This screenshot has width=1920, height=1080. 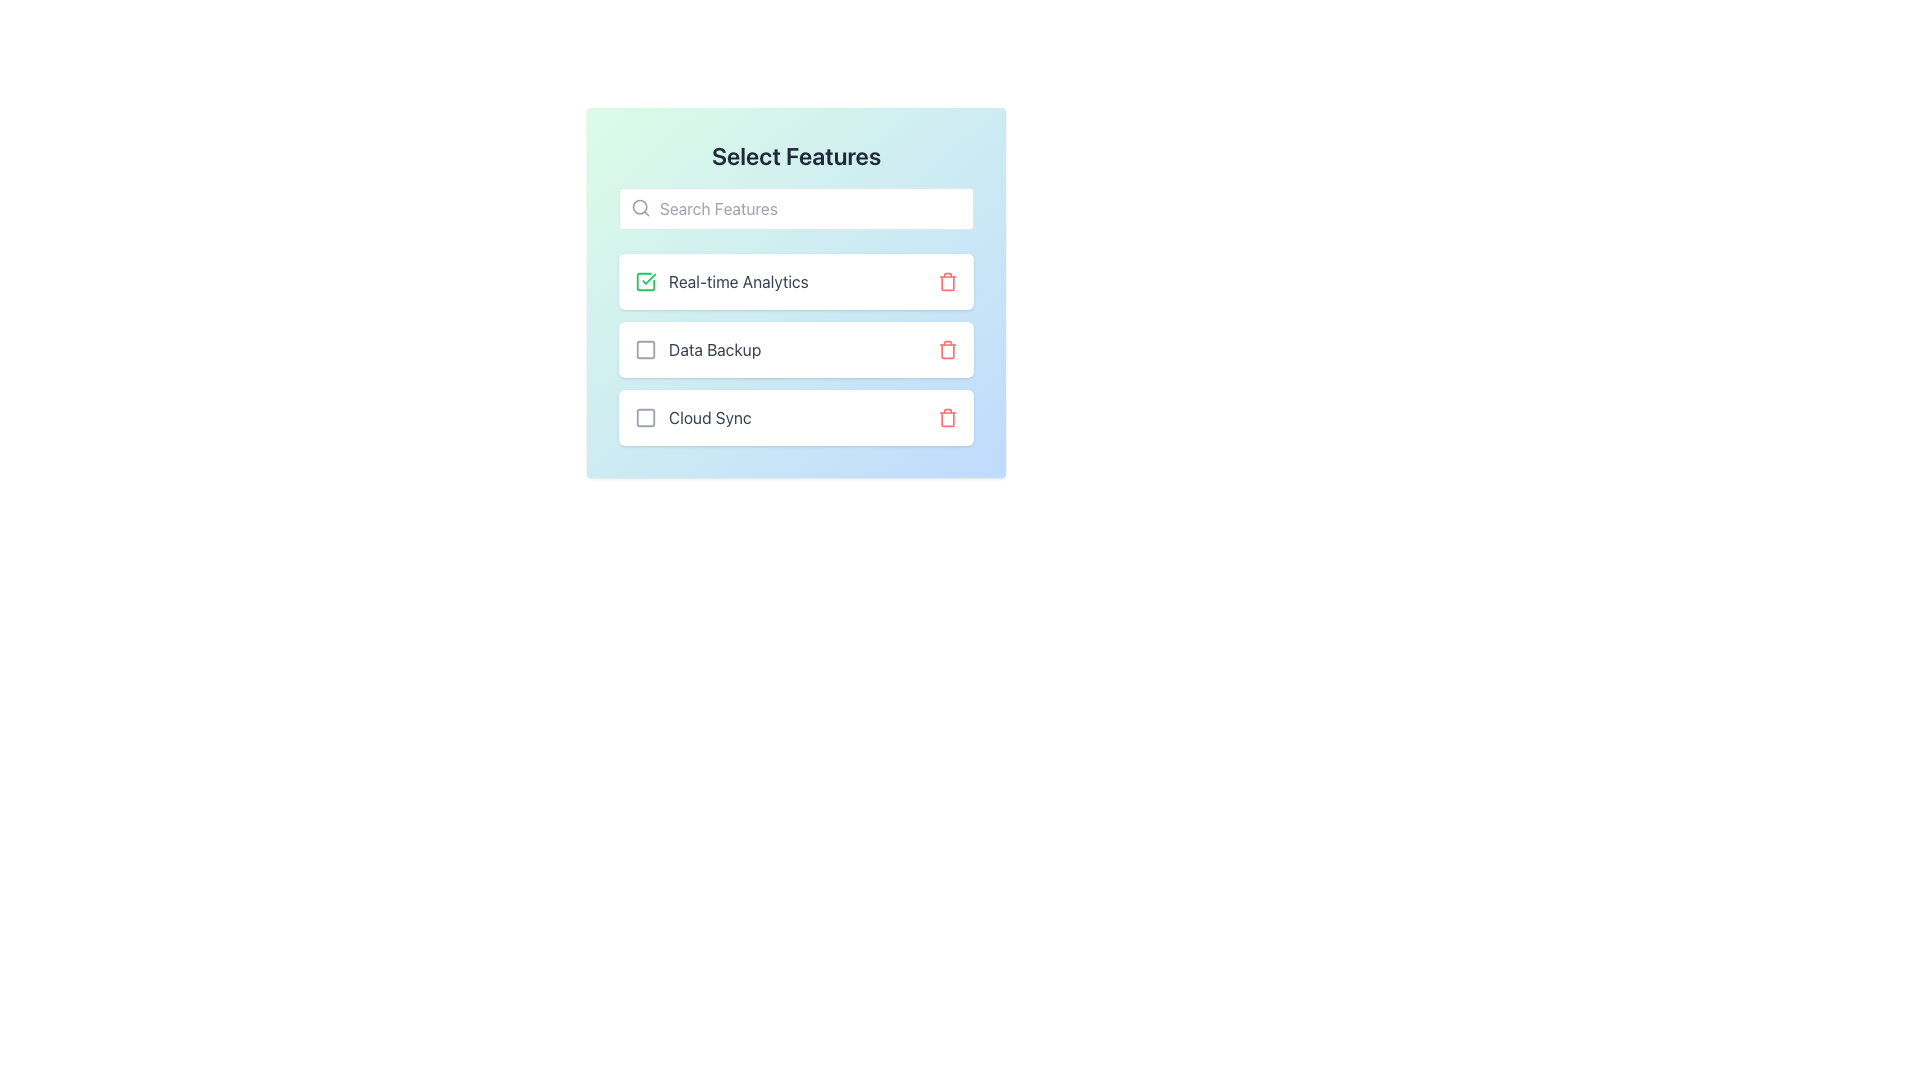 What do you see at coordinates (947, 349) in the screenshot?
I see `the delete icon button located at the far right of the 'Data Backup' row to initiate the deletion process for the associated feature item` at bounding box center [947, 349].